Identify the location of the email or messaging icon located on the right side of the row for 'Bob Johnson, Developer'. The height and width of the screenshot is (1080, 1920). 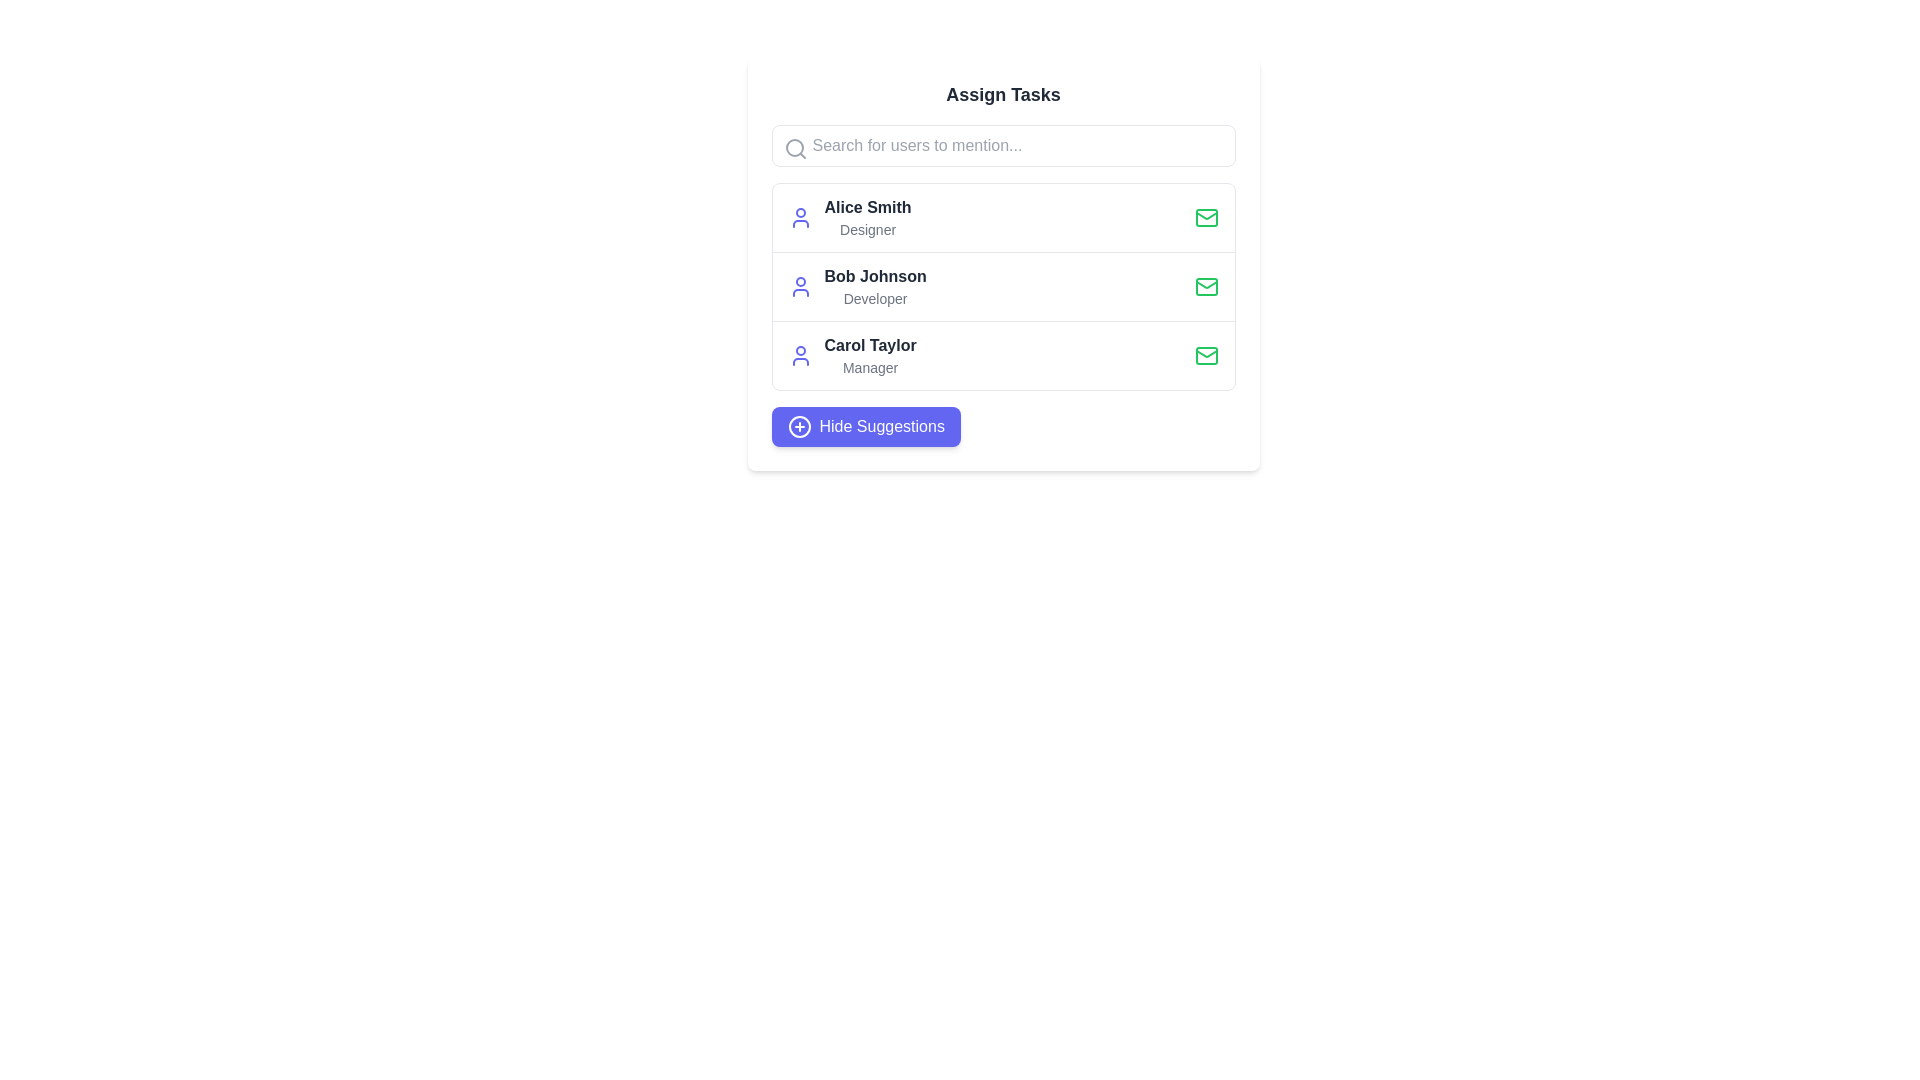
(1205, 286).